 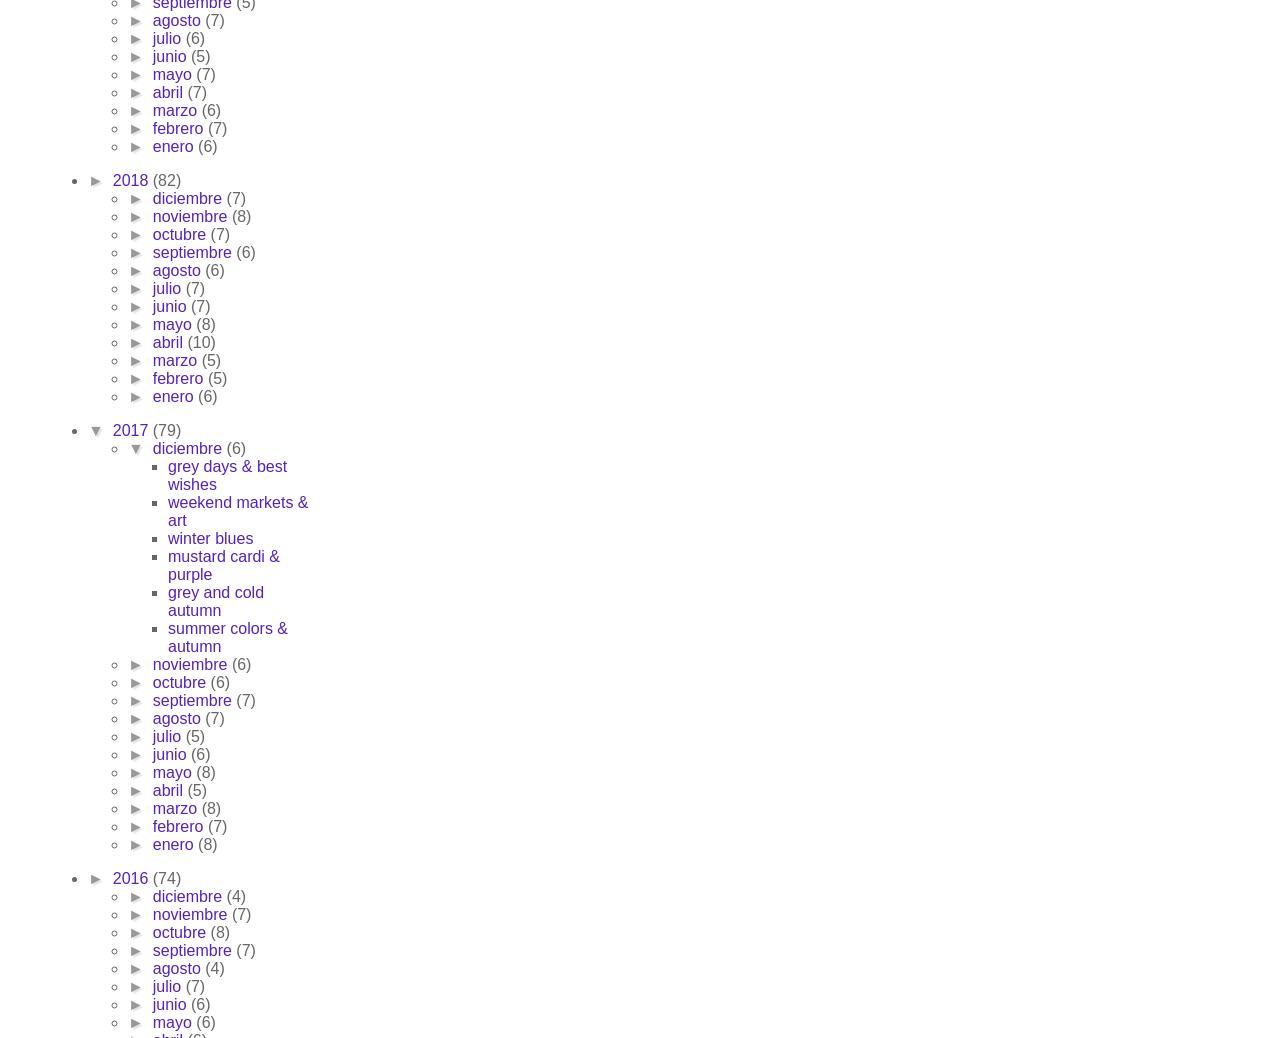 What do you see at coordinates (110, 878) in the screenshot?
I see `'2016'` at bounding box center [110, 878].